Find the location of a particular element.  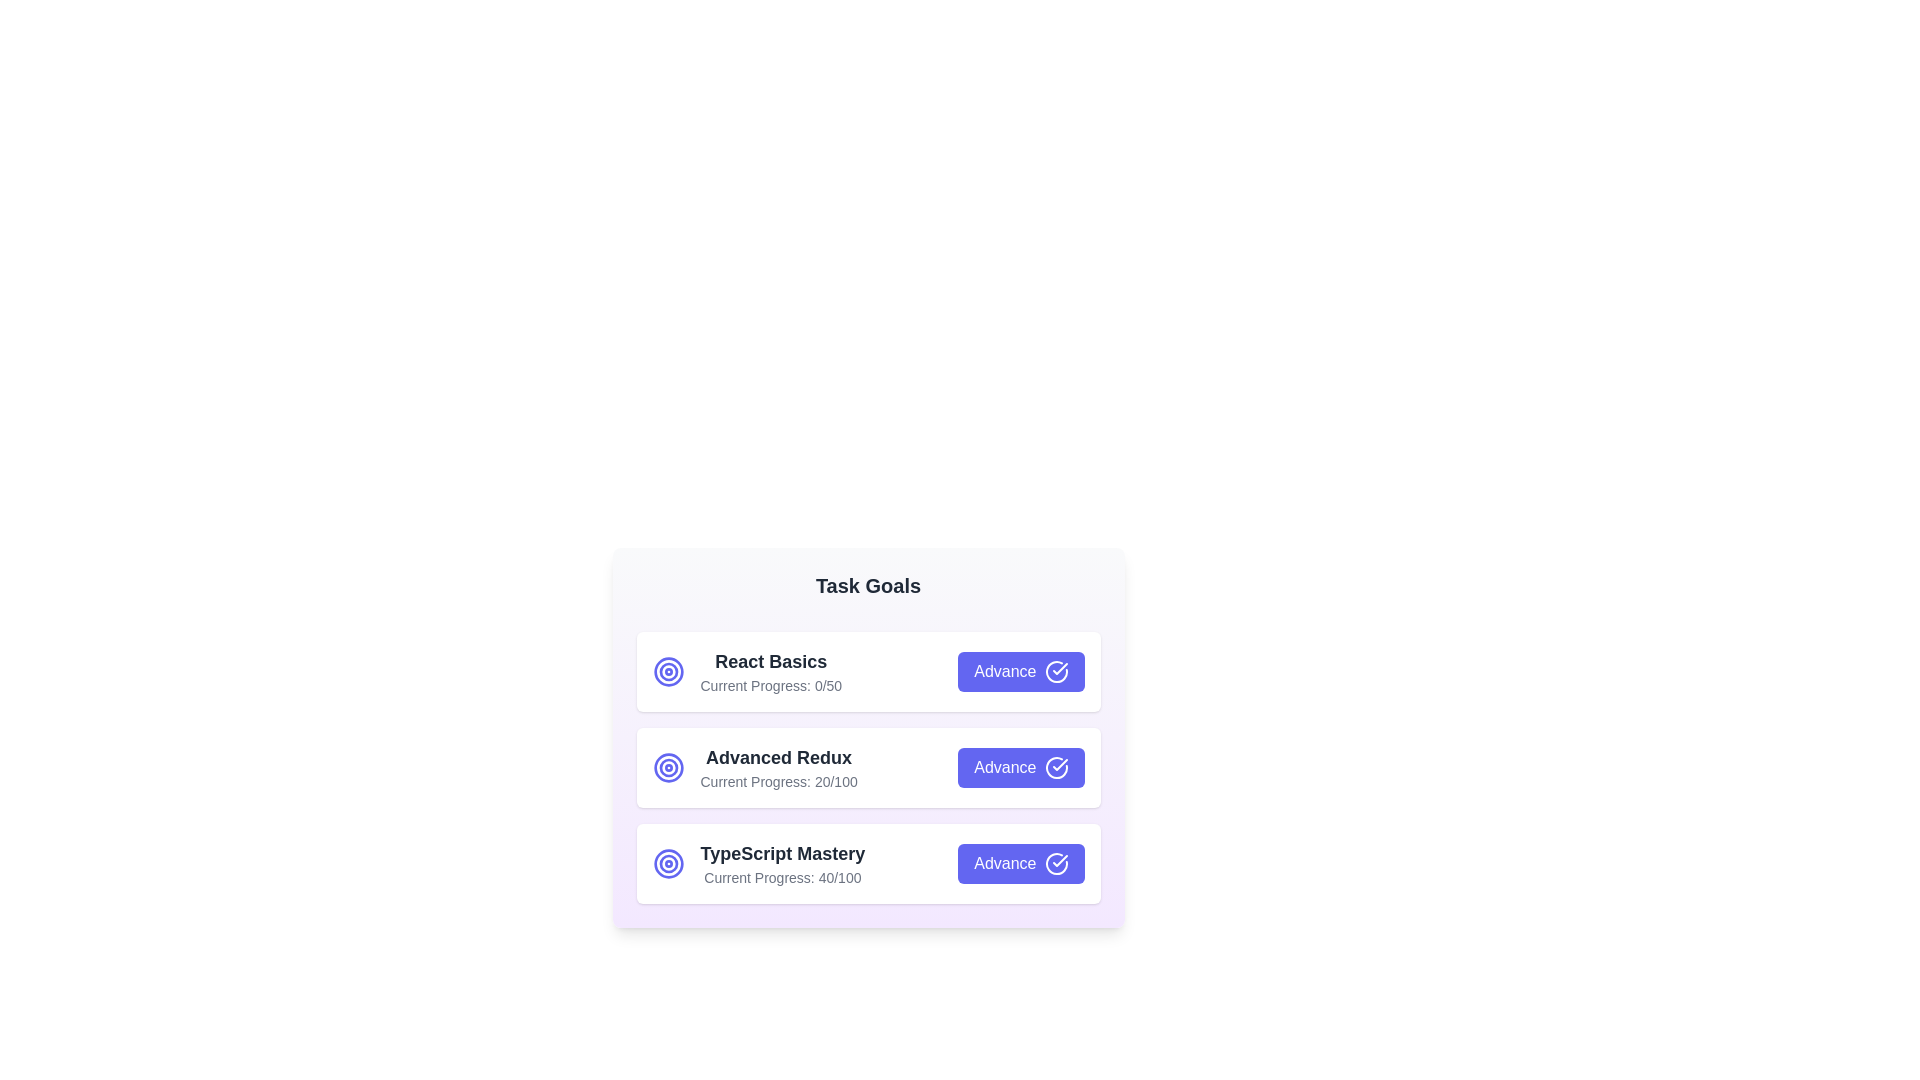

progress information displayed in the Text Display for 'TypeScript Mastery', which indicates a progress of 40 out of 100, located in the 'Task Goals' section beneath 'Advanced Redux' is located at coordinates (781, 863).